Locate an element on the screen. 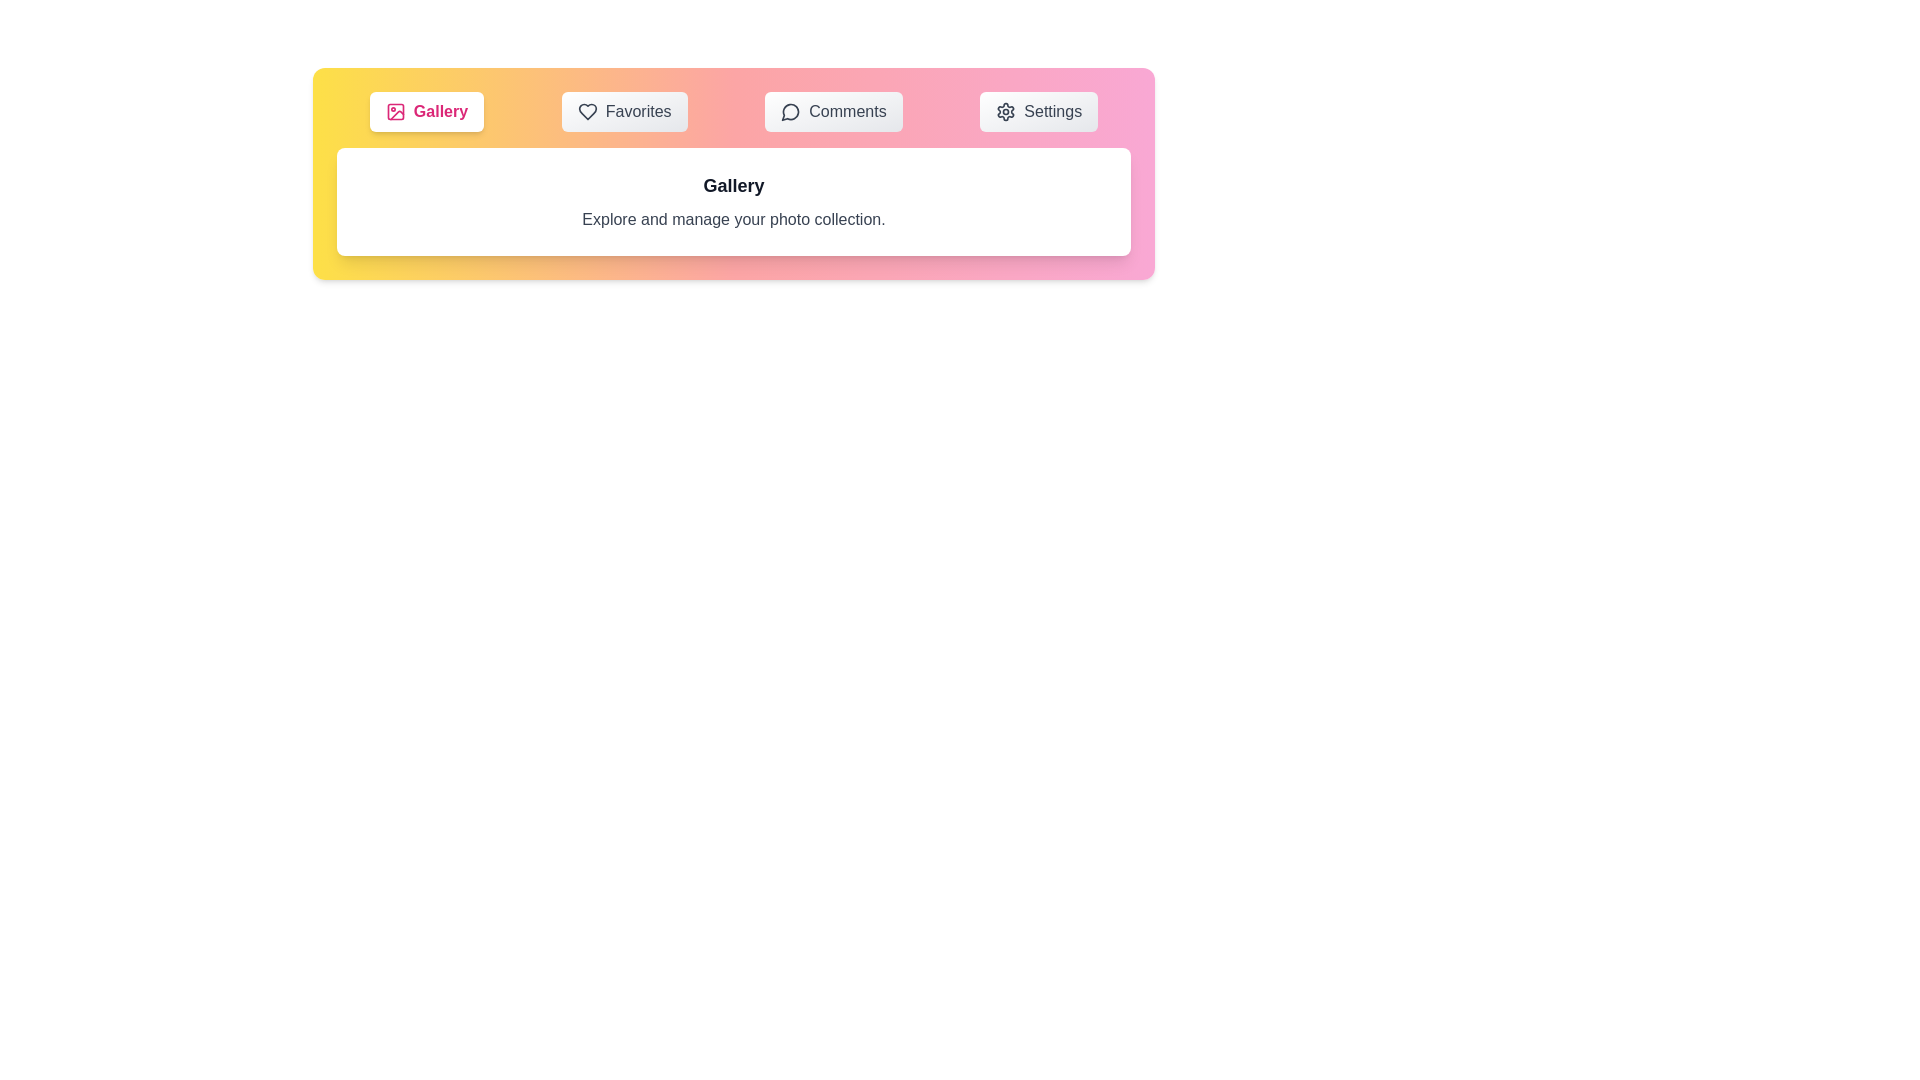  the Settings tab is located at coordinates (1039, 111).